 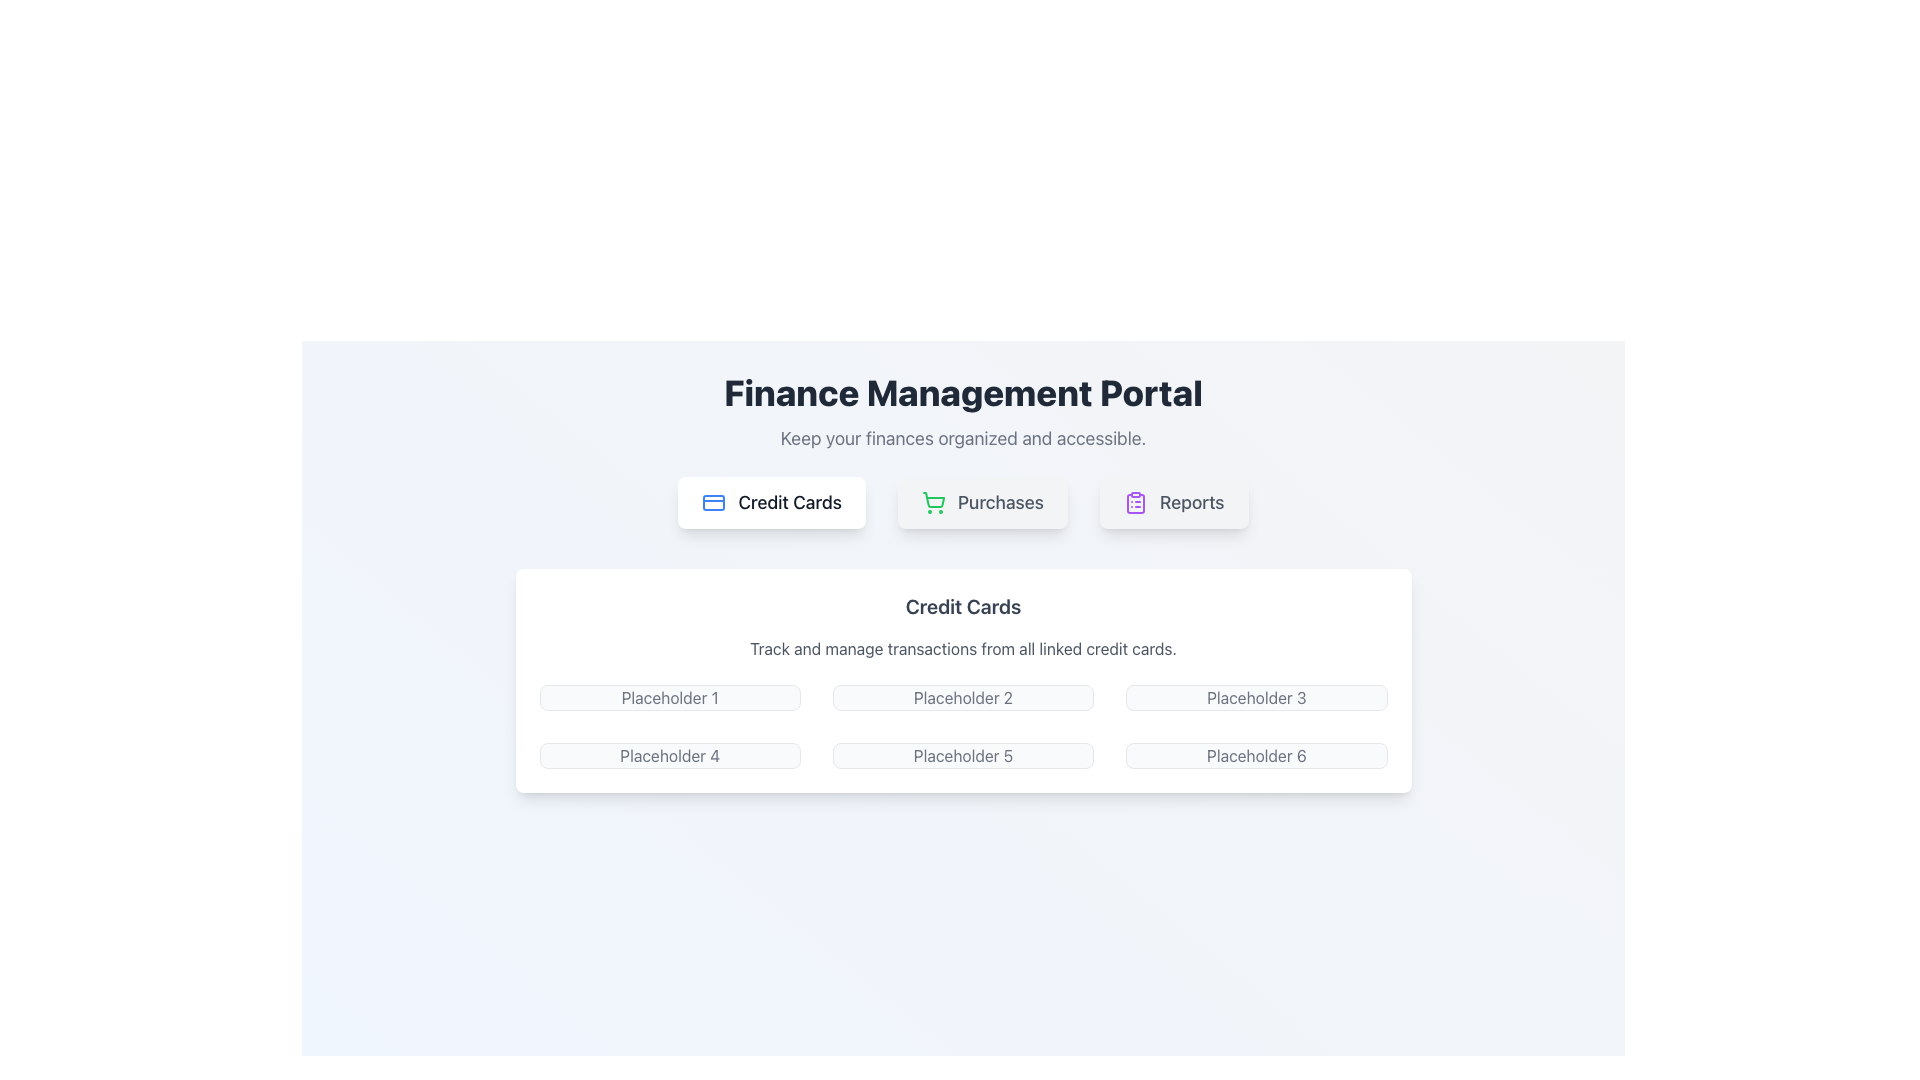 I want to click on the grid layout containing labeled sections 'Placeholder 1' to 'Placeholder 6', located below the 'Credit Cards' section, so click(x=963, y=726).